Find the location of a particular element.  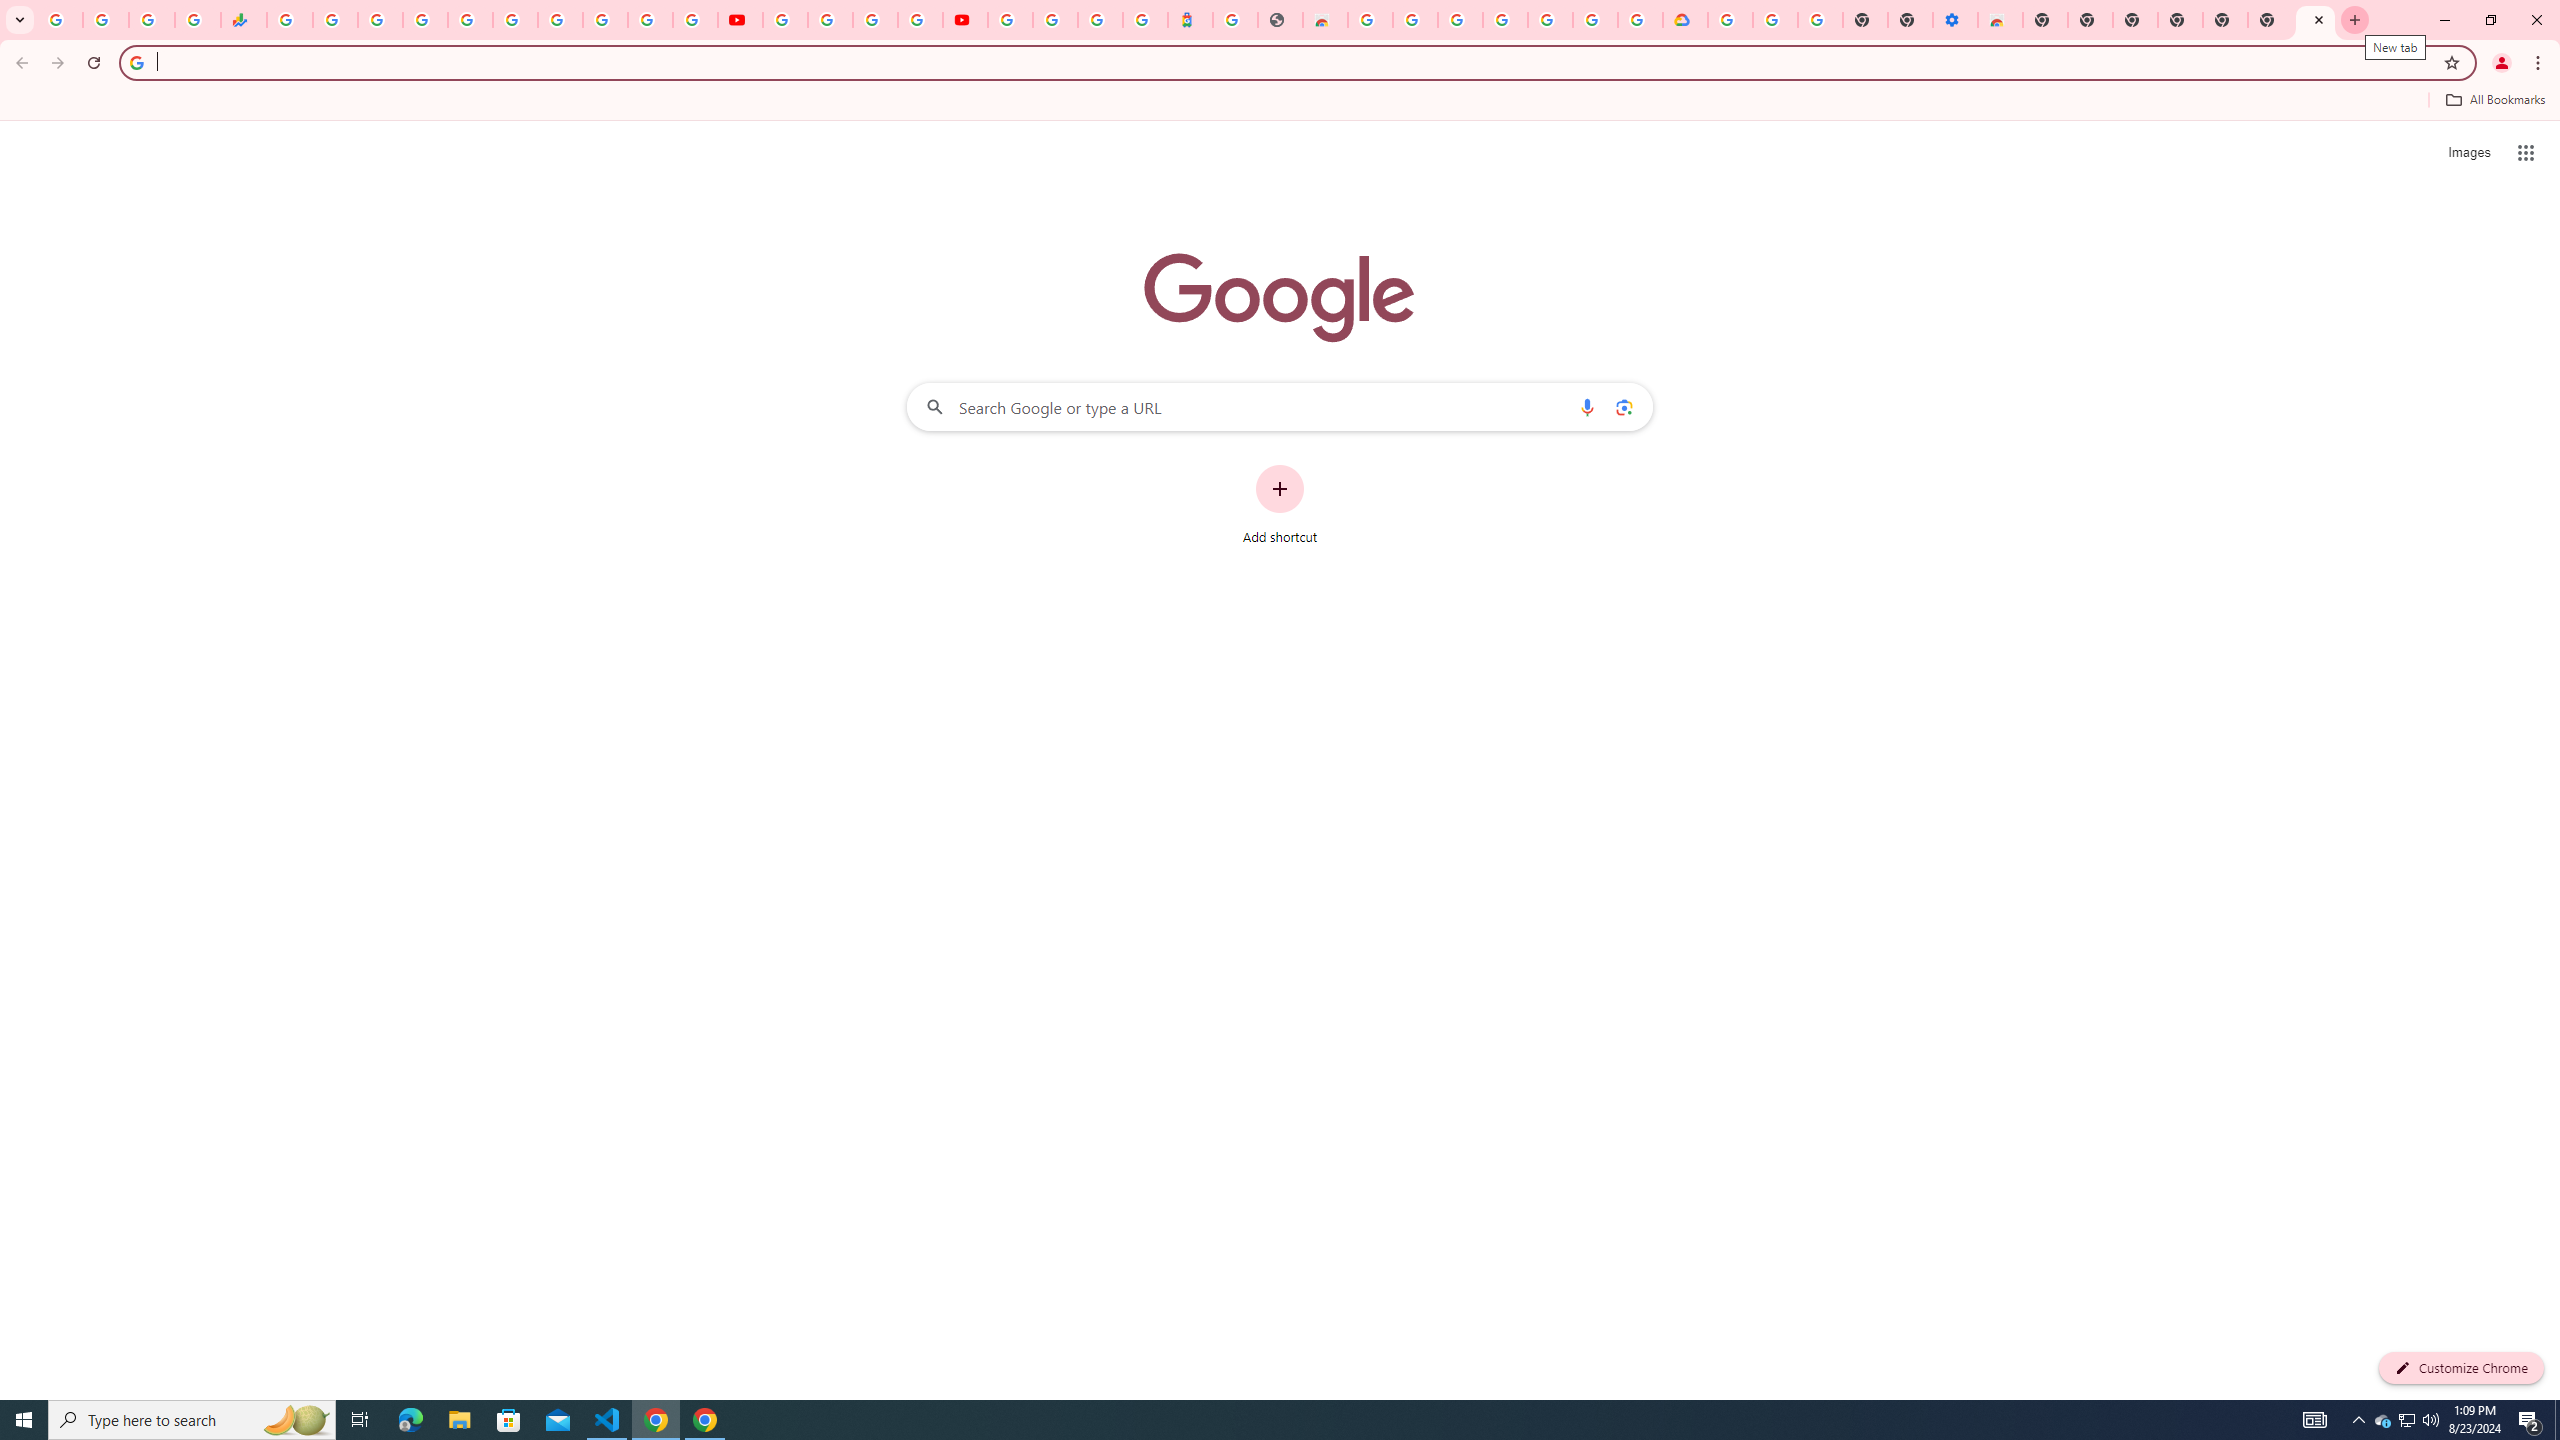

'YouTube' is located at coordinates (741, 19).